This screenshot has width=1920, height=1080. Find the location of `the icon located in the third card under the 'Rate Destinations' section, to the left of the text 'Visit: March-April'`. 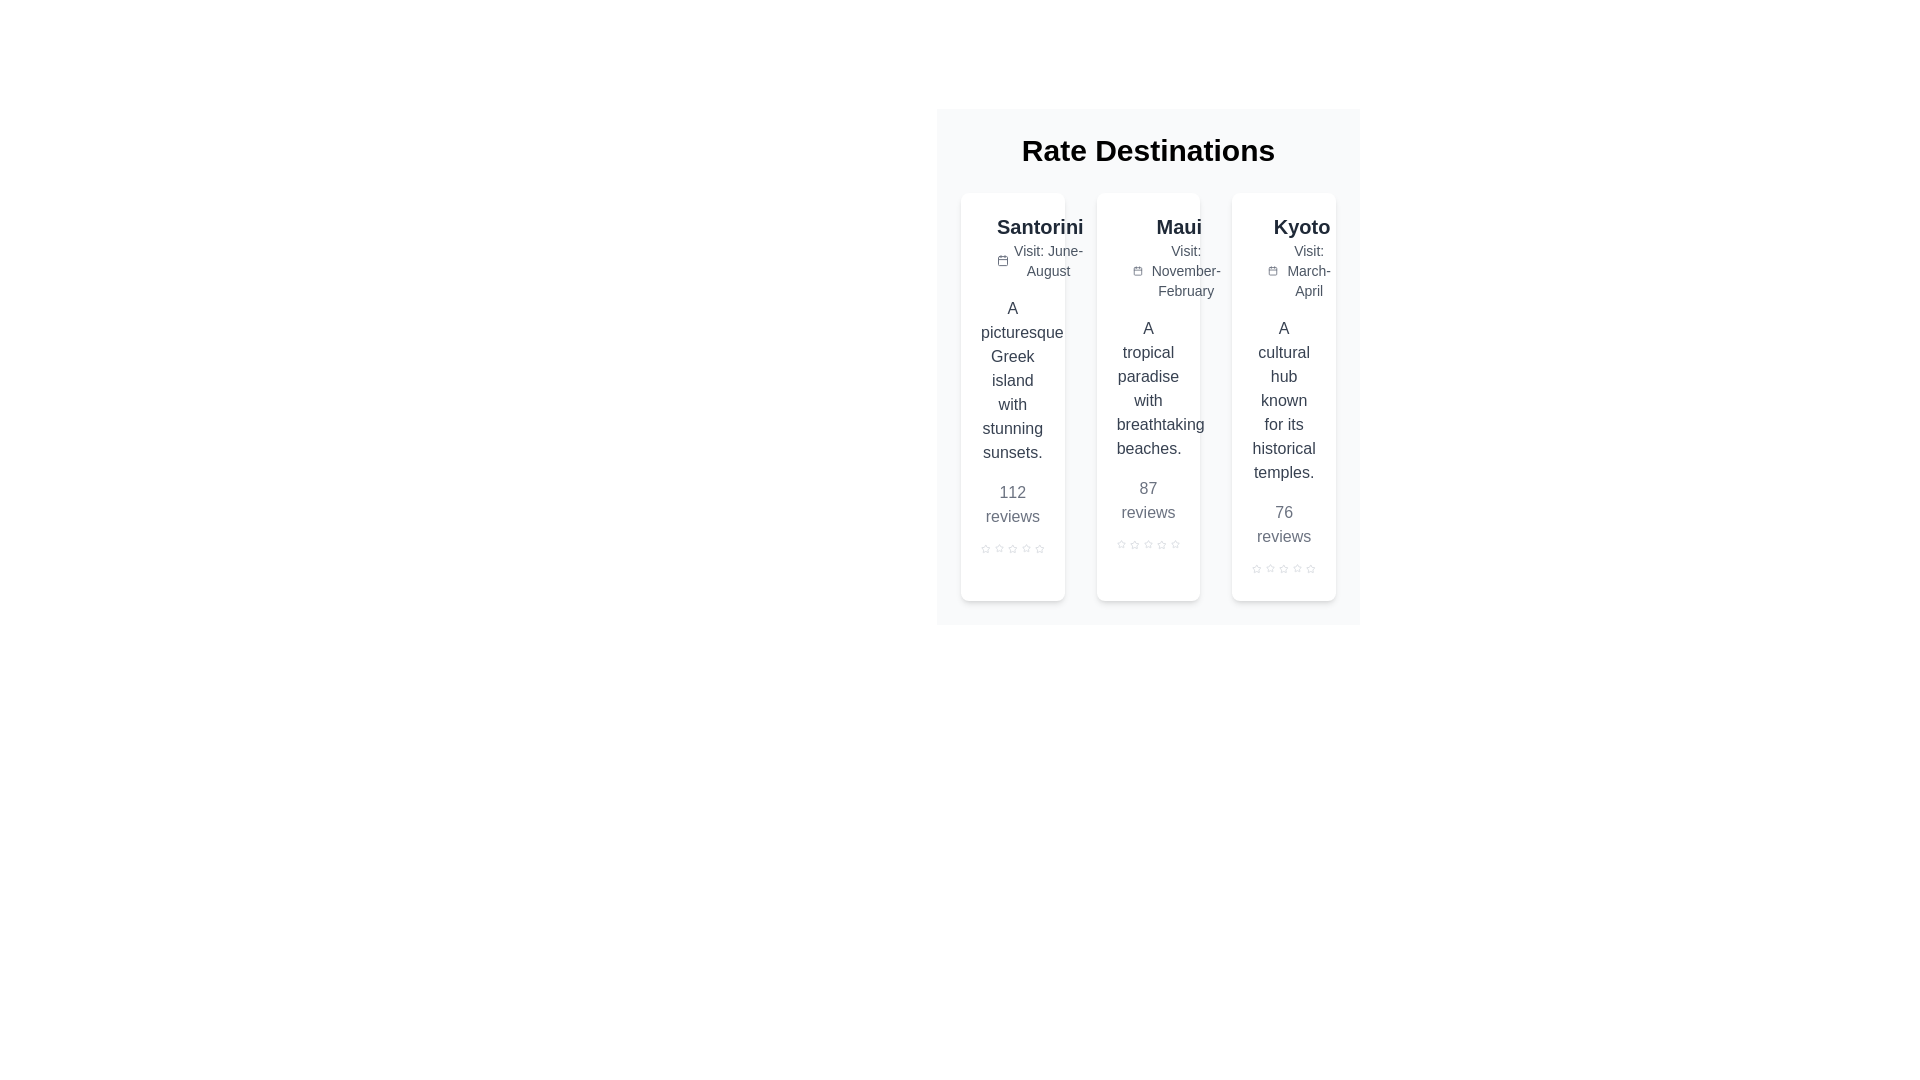

the icon located in the third card under the 'Rate Destinations' section, to the left of the text 'Visit: March-April' is located at coordinates (1272, 270).